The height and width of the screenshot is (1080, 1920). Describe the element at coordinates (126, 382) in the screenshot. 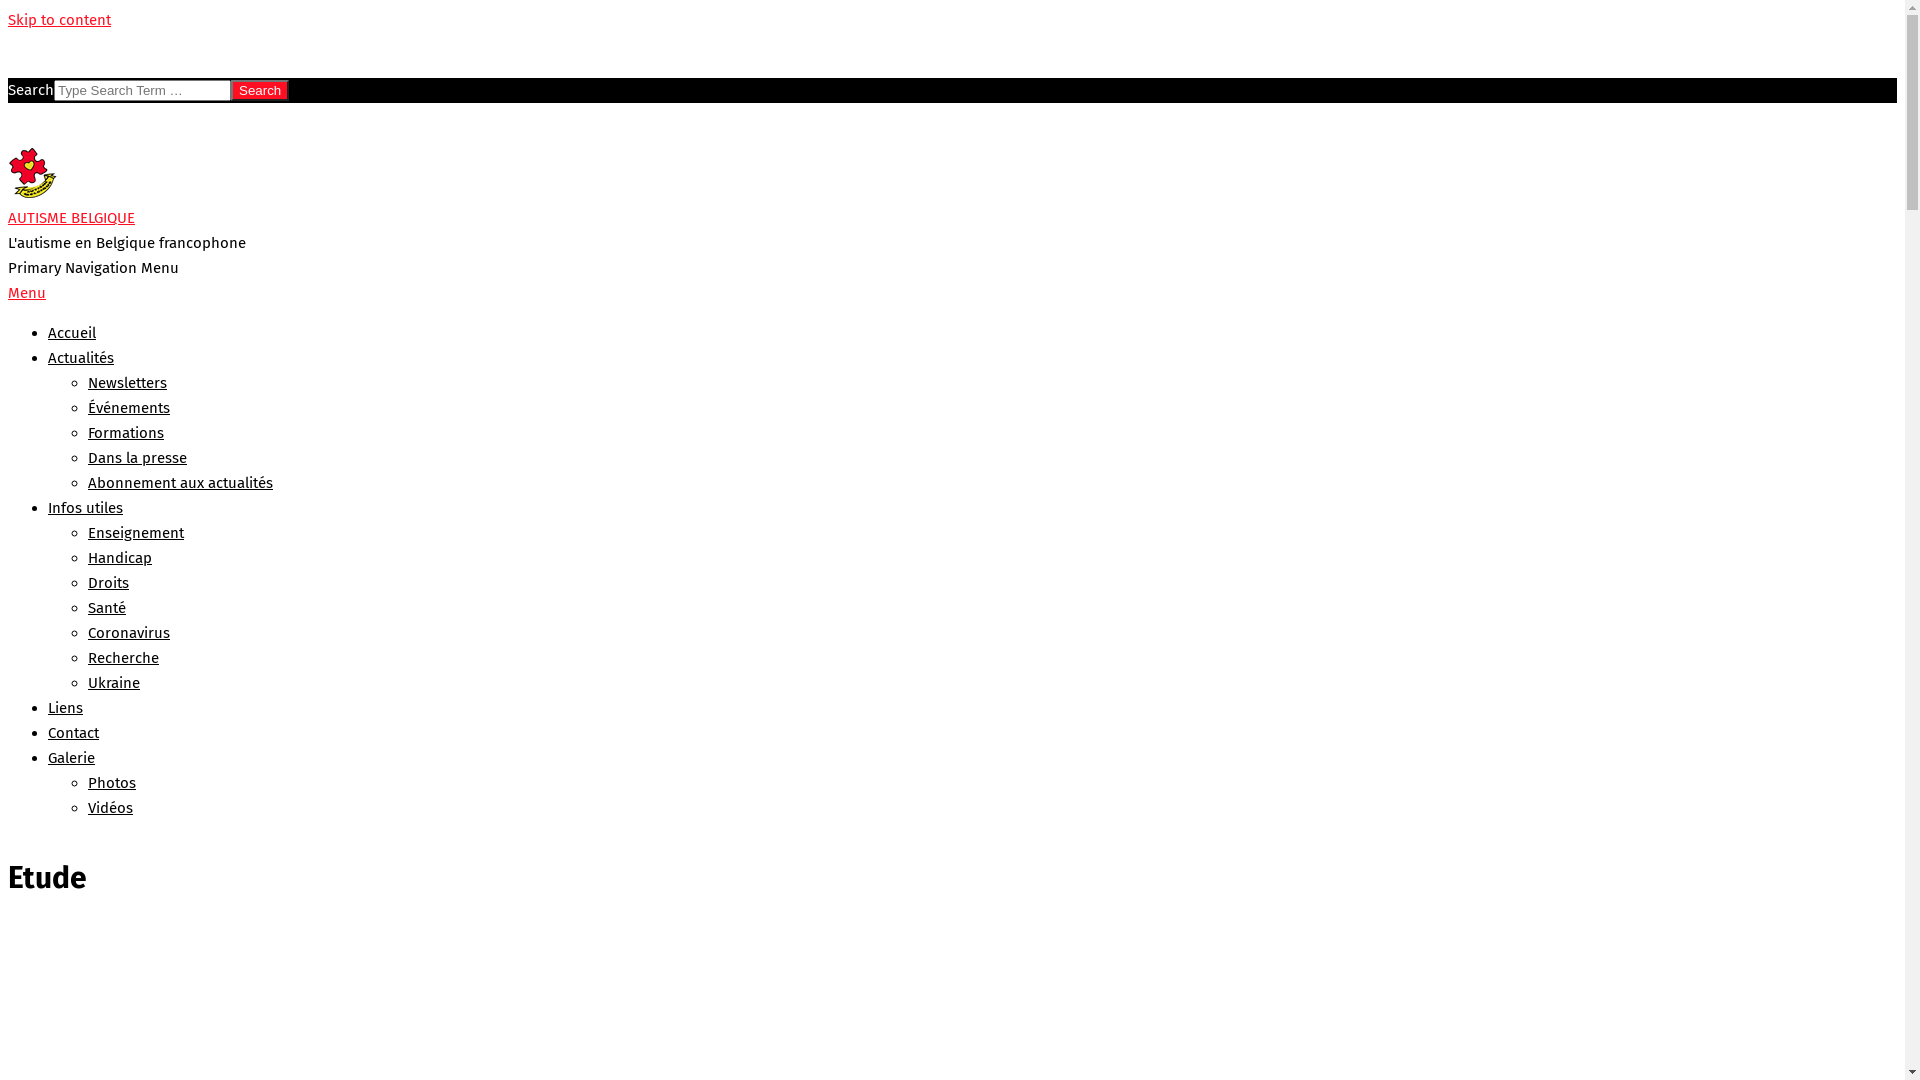

I see `'Newsletters'` at that location.